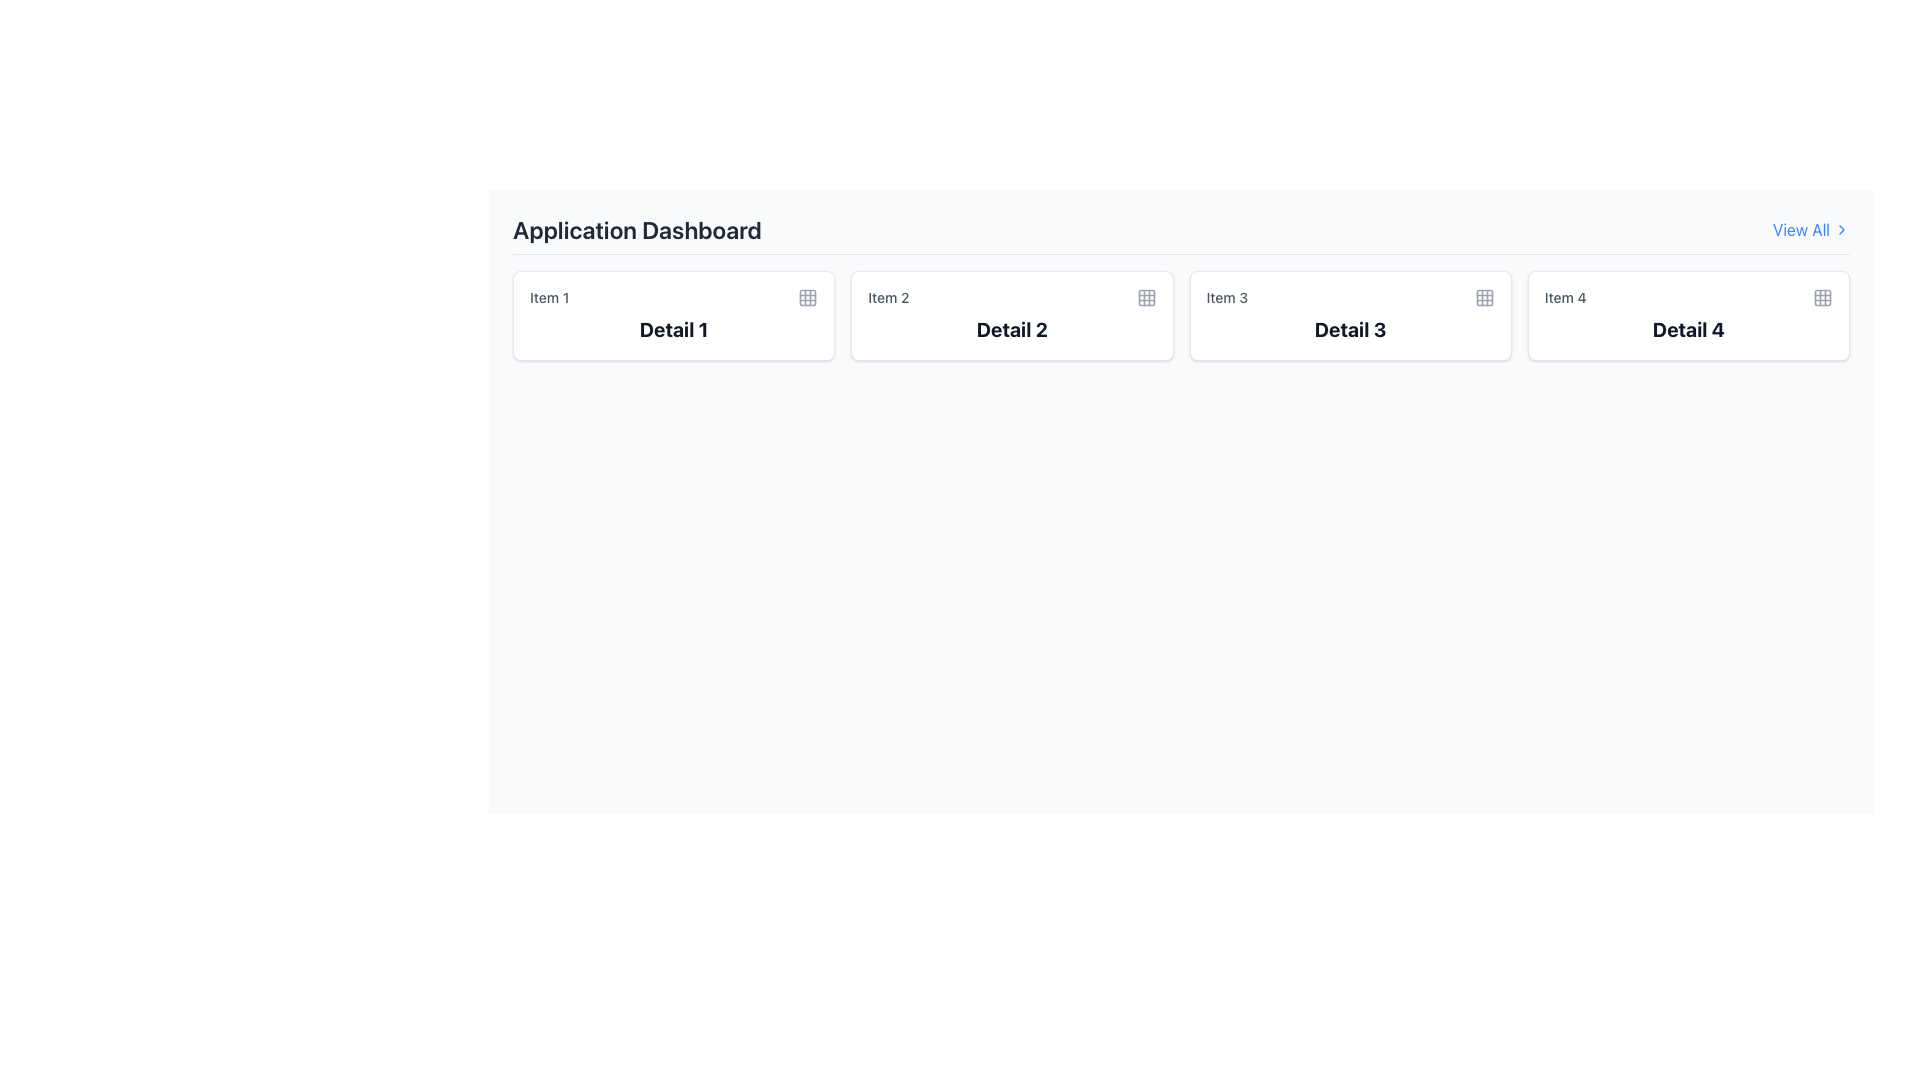 Image resolution: width=1920 pixels, height=1080 pixels. I want to click on the top-left rectangle of the SVG grid icon located next to the 'Detail 3' label in the card layout, so click(1484, 297).